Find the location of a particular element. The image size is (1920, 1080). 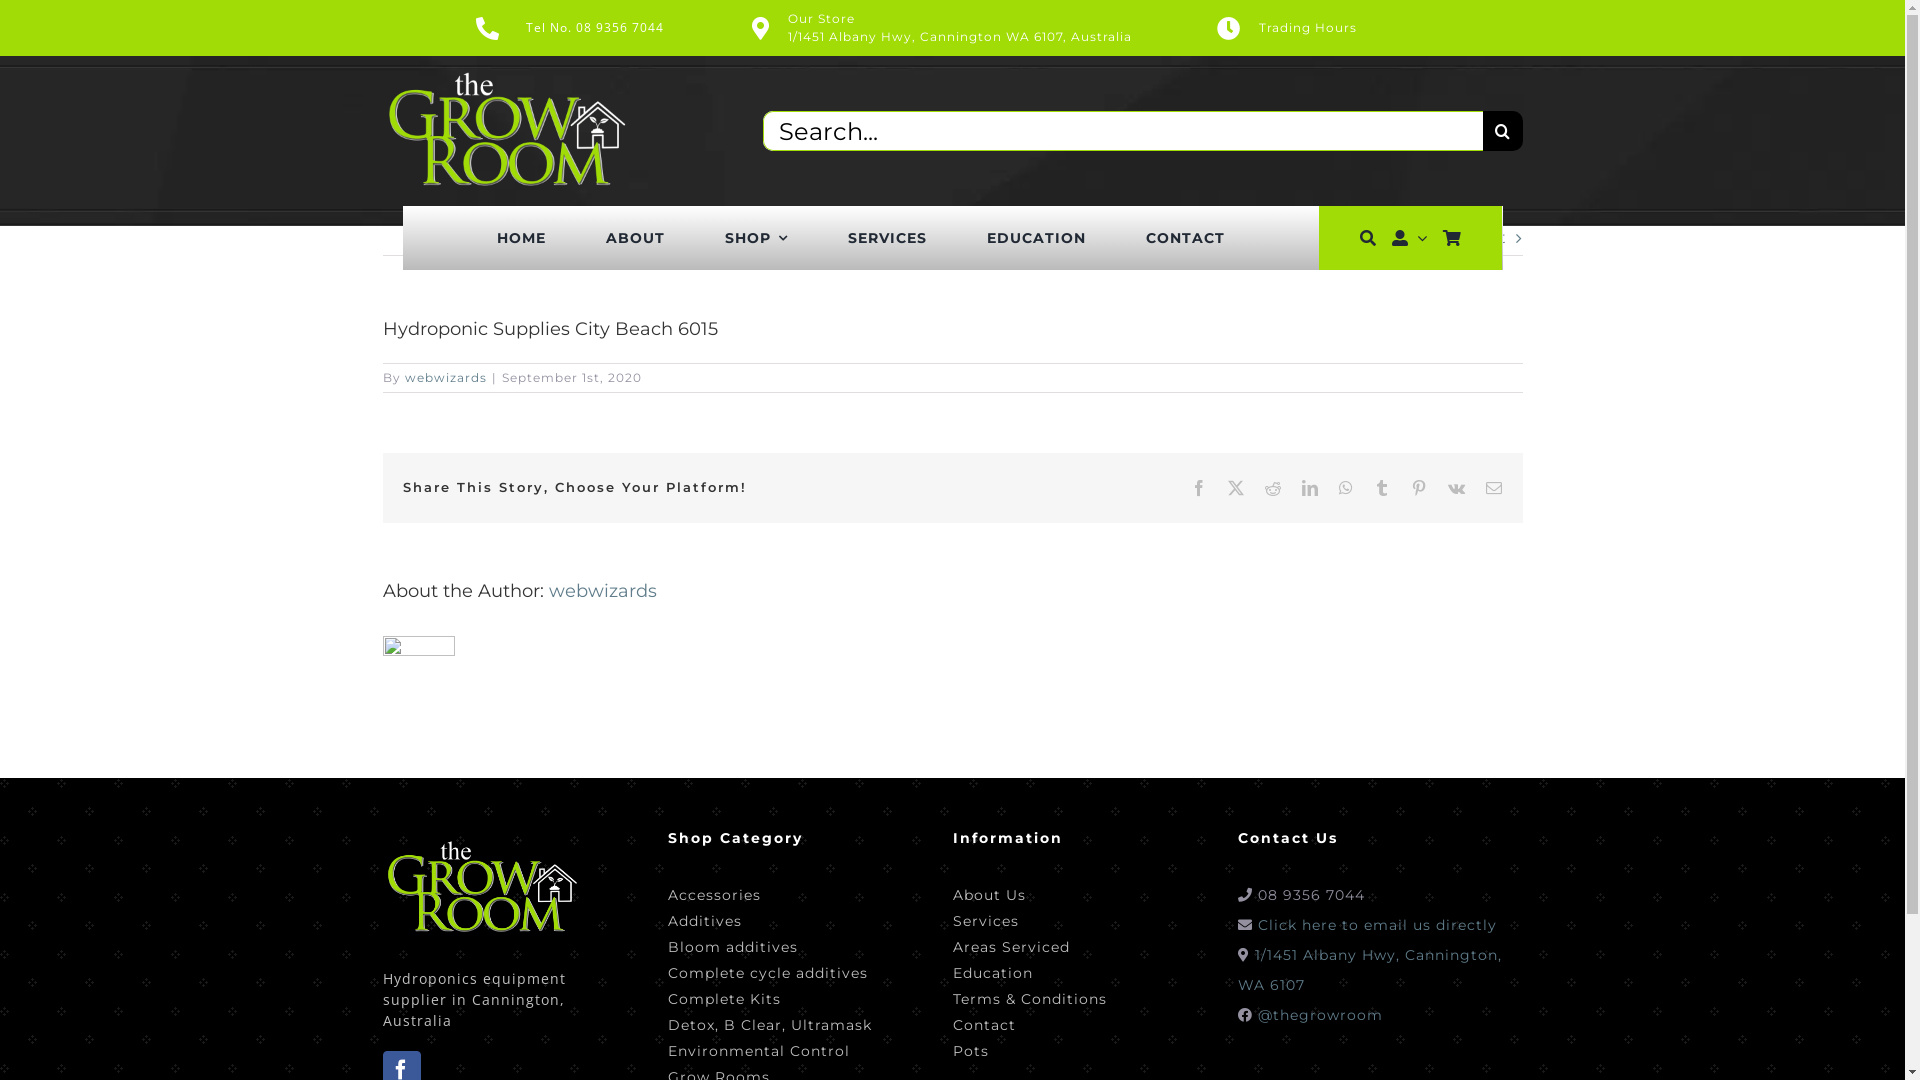

'Our Store' is located at coordinates (821, 18).